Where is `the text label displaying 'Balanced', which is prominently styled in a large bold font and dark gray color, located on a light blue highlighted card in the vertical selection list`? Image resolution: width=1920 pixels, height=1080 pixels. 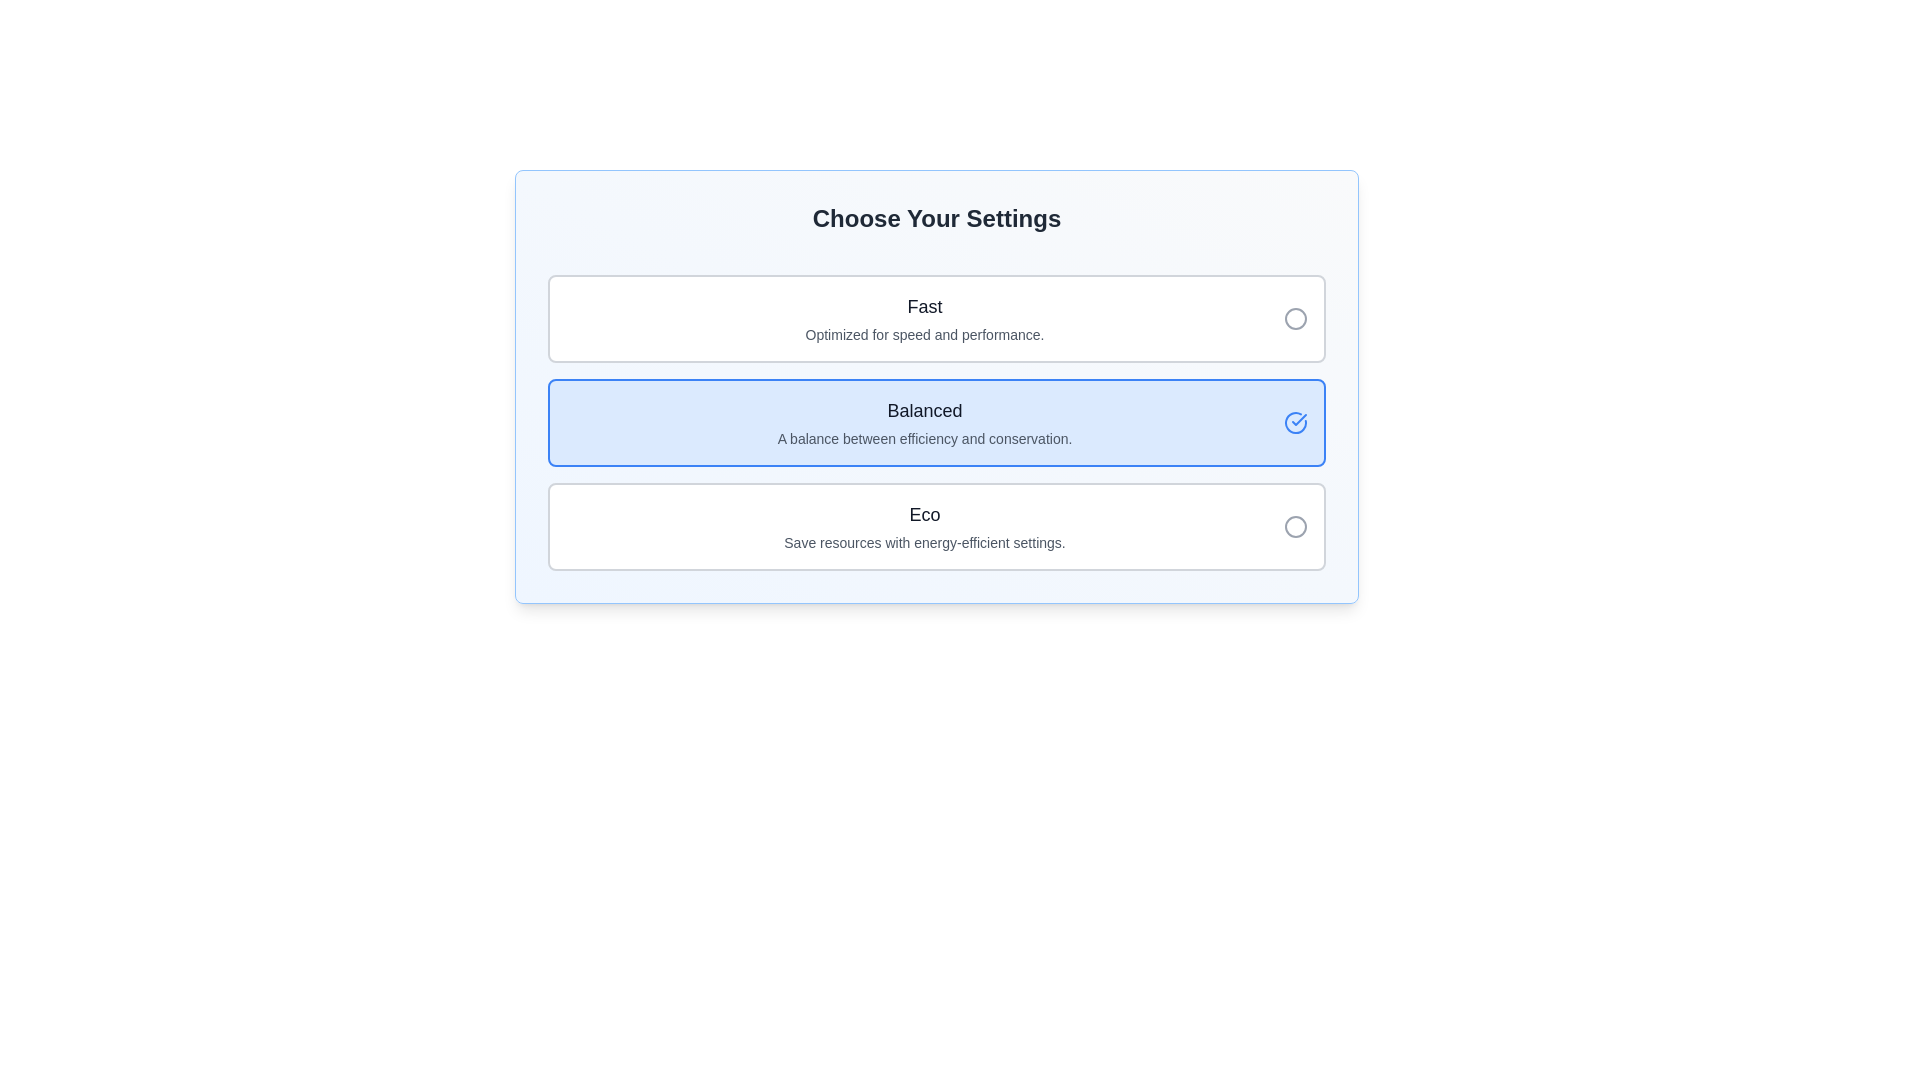
the text label displaying 'Balanced', which is prominently styled in a large bold font and dark gray color, located on a light blue highlighted card in the vertical selection list is located at coordinates (924, 410).